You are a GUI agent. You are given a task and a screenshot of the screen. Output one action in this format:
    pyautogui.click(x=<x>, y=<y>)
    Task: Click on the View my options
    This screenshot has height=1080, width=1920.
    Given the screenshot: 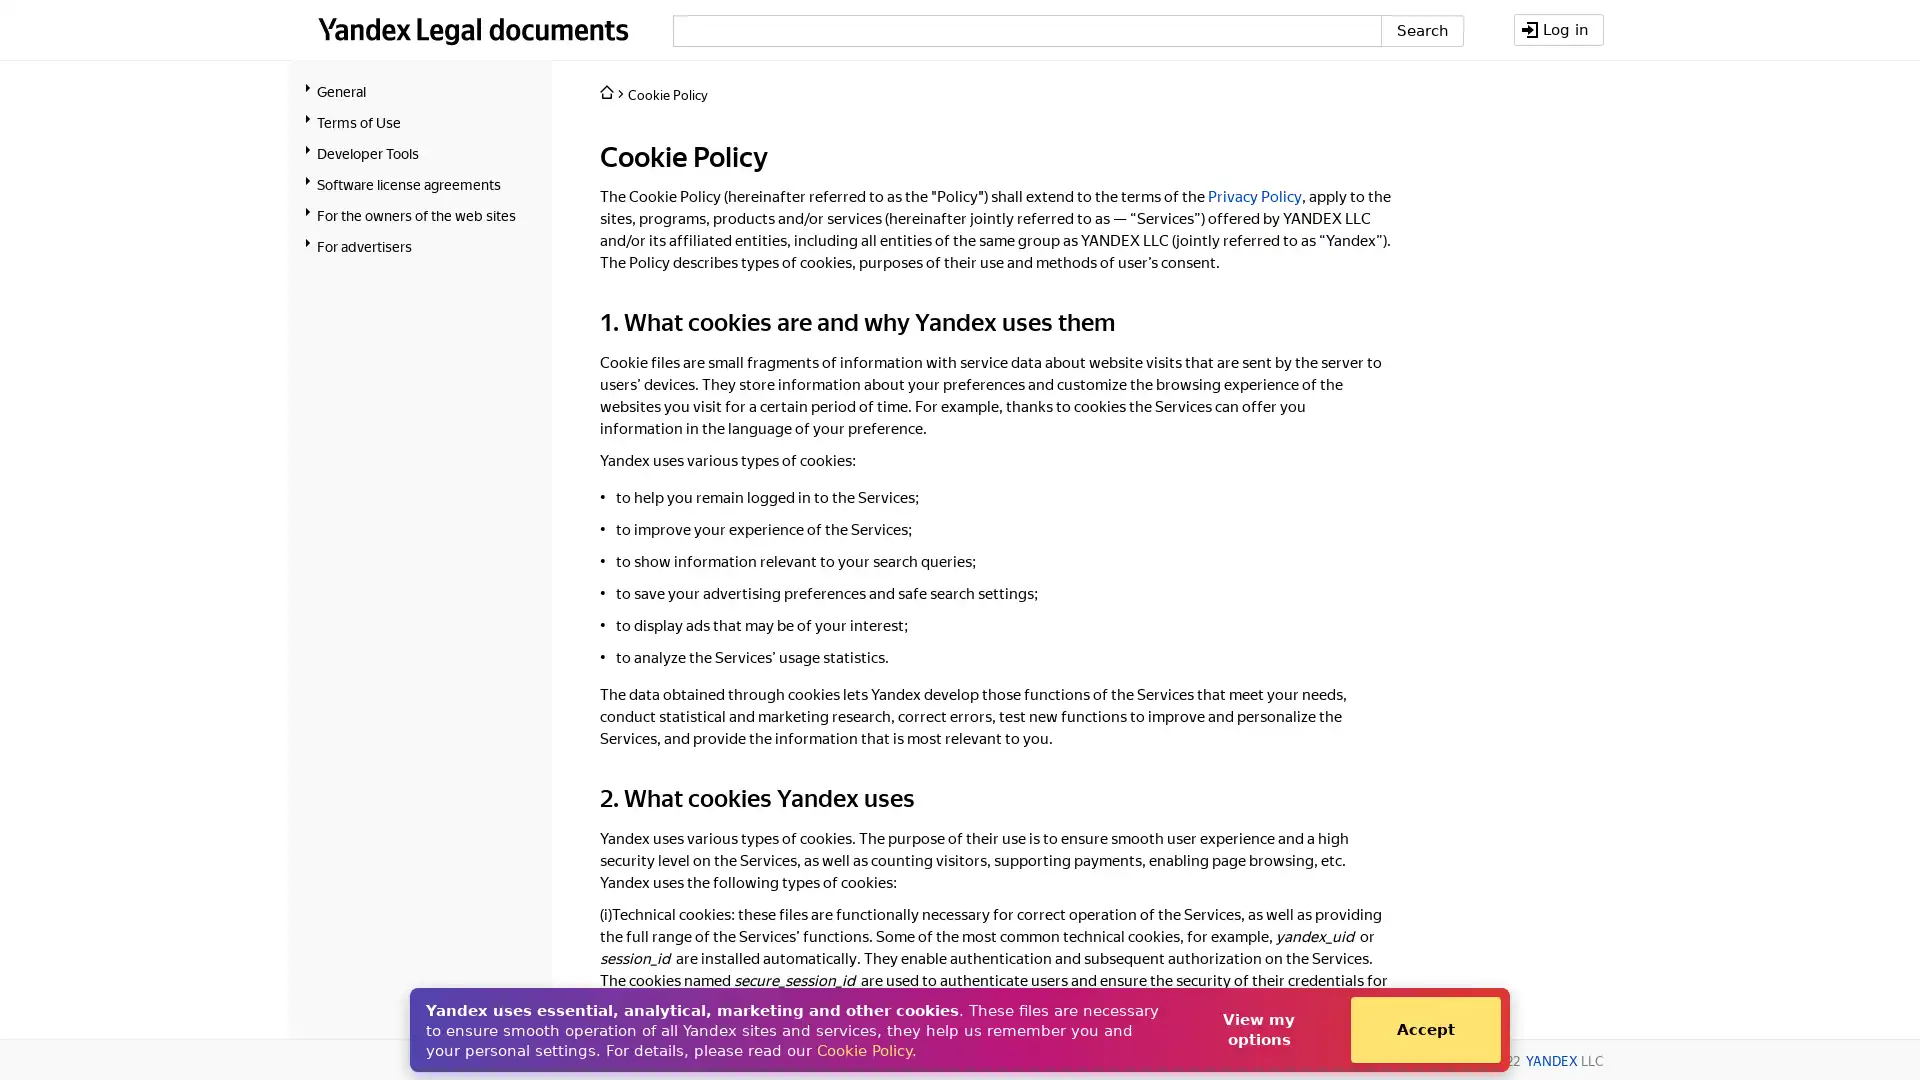 What is the action you would take?
    pyautogui.click(x=1257, y=1029)
    